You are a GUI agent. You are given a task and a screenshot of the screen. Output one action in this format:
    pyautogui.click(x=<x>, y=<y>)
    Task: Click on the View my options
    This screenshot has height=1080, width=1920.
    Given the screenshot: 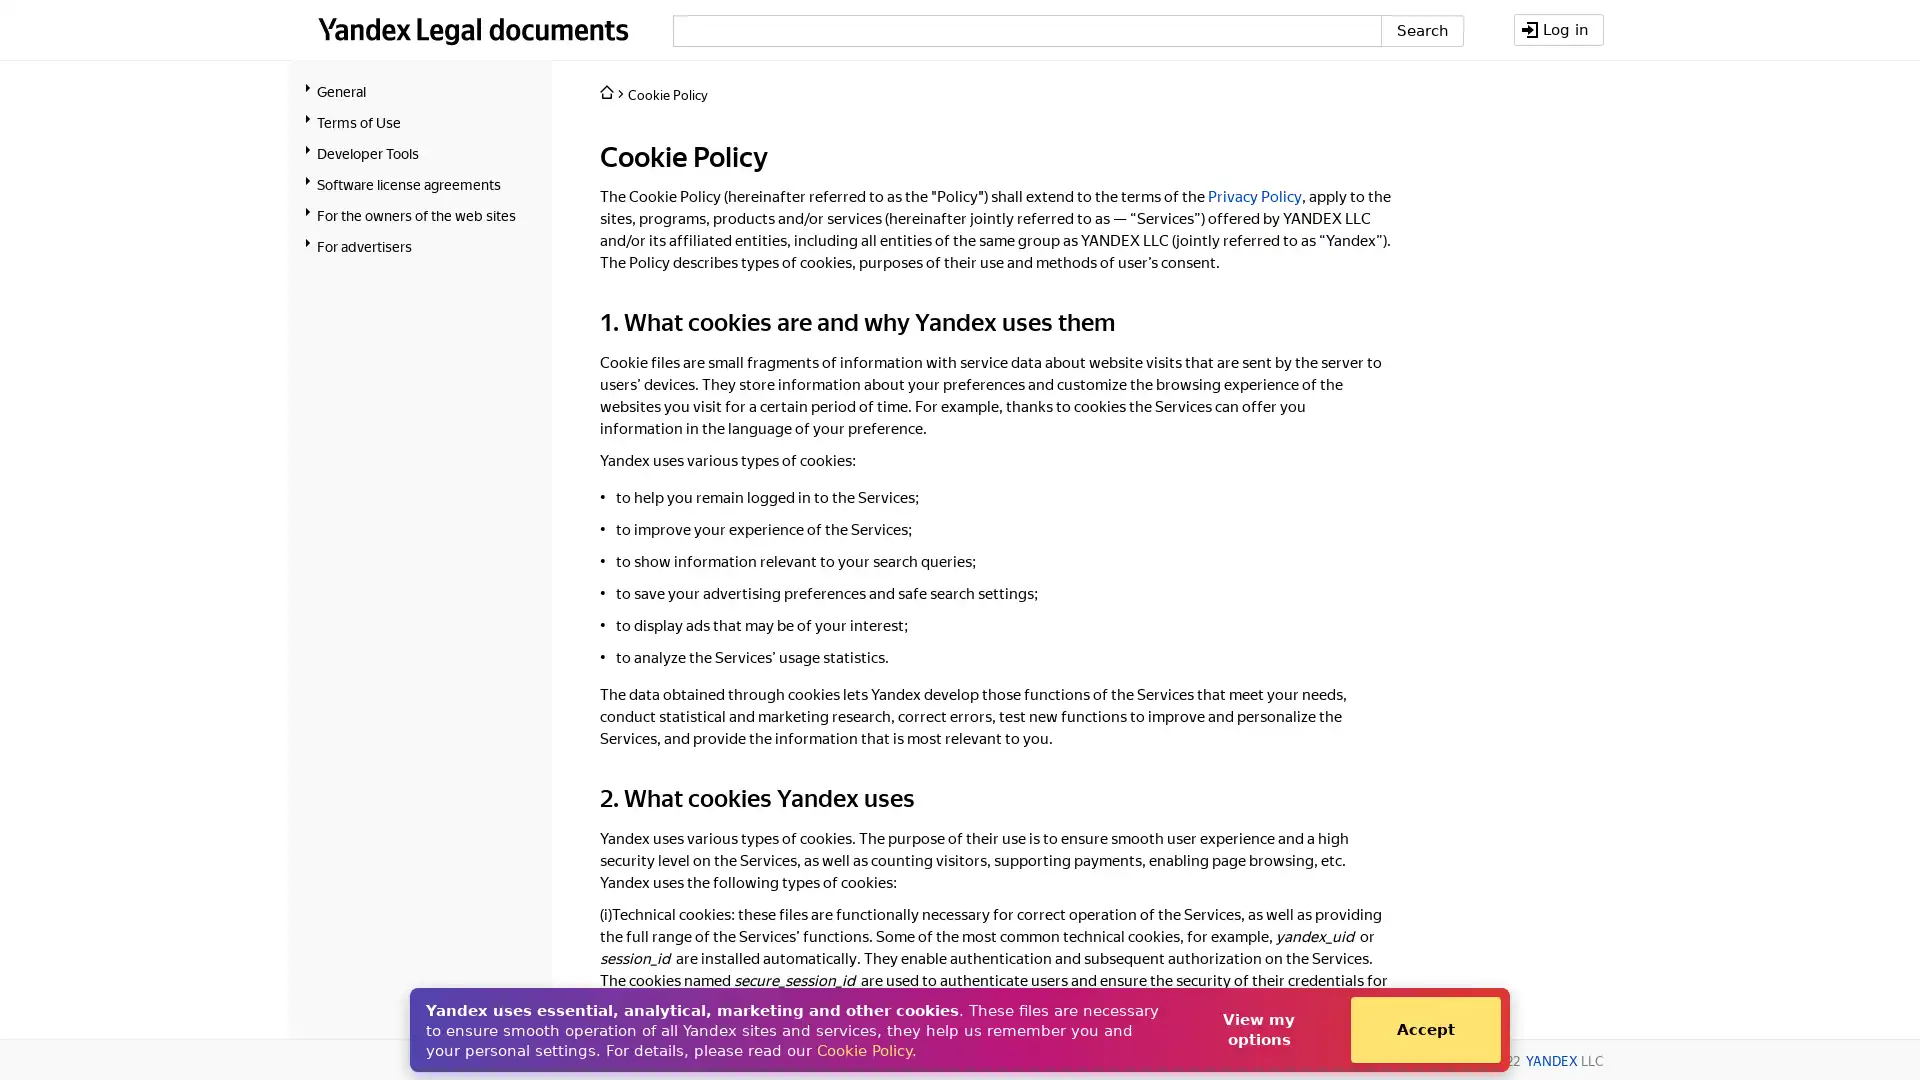 What is the action you would take?
    pyautogui.click(x=1257, y=1029)
    